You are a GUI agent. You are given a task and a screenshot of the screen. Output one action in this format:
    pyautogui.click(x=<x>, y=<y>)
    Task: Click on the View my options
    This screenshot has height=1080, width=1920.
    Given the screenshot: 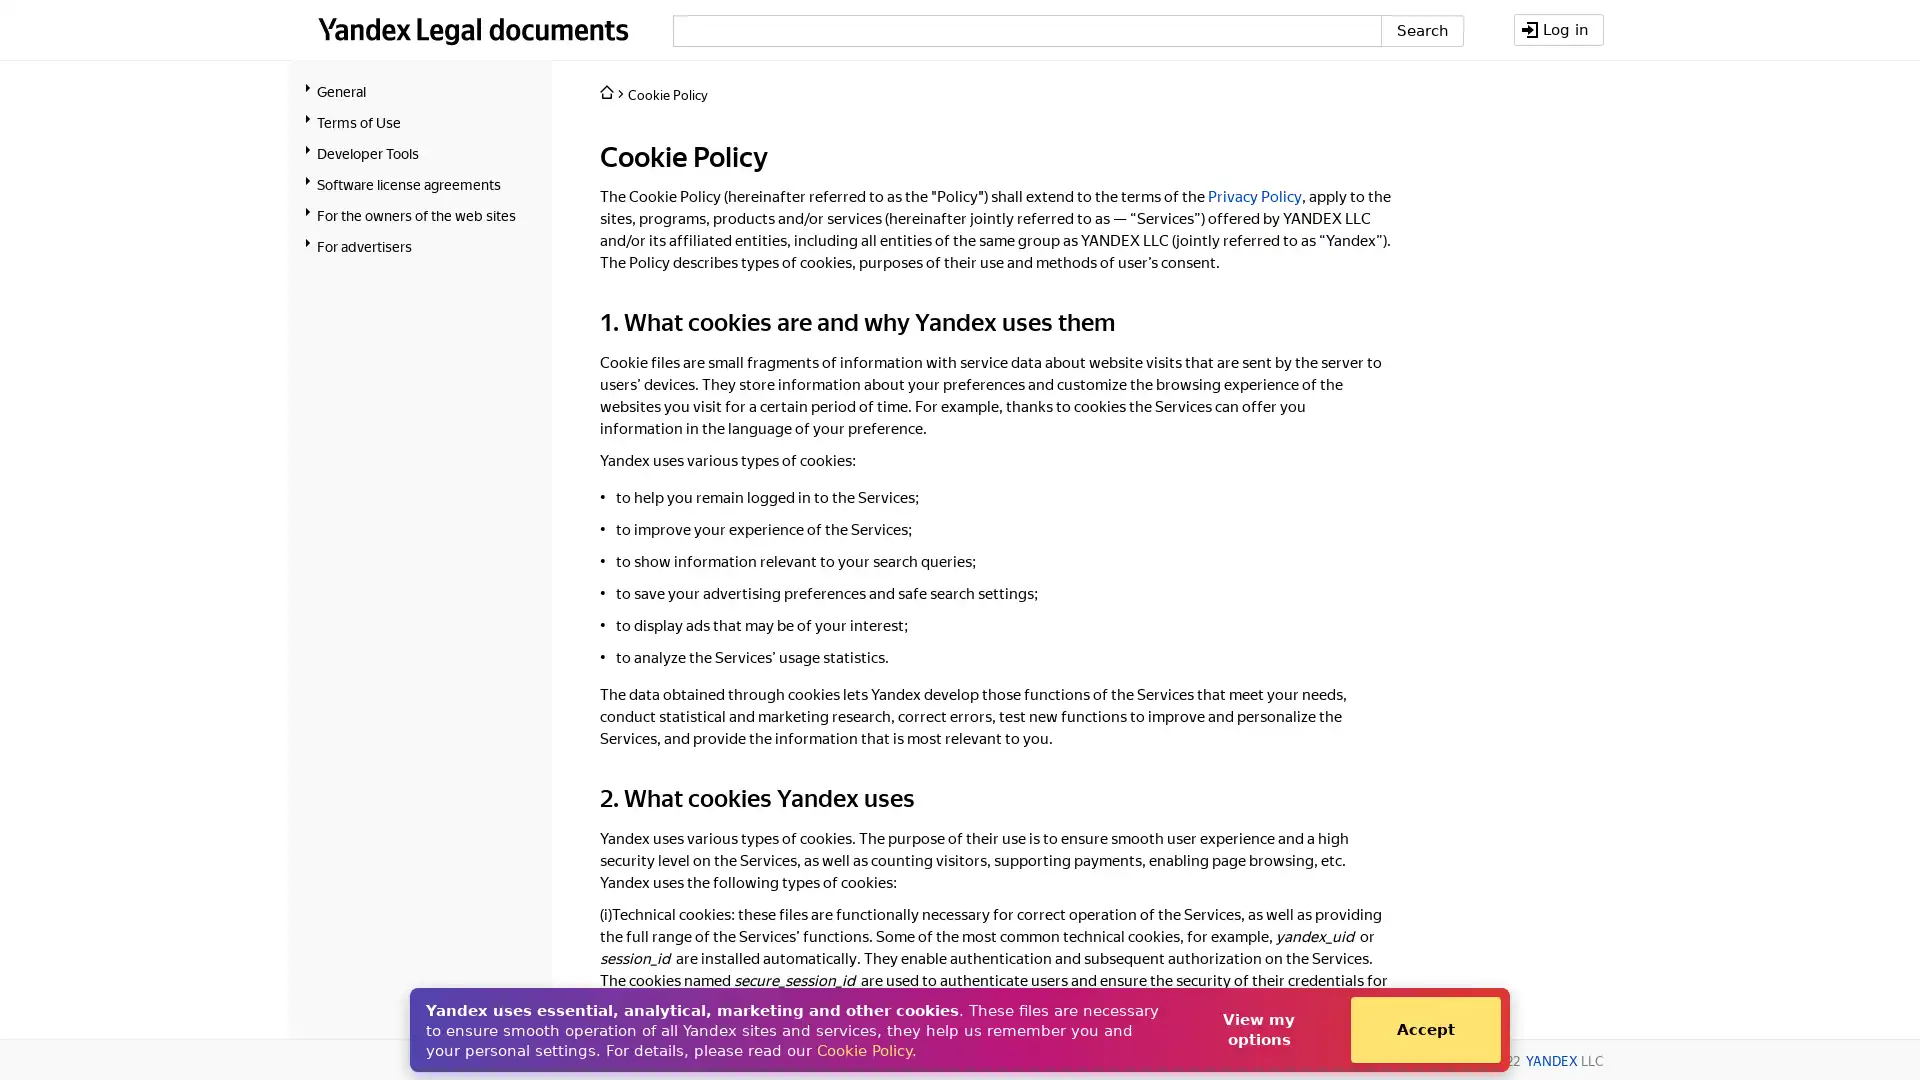 What is the action you would take?
    pyautogui.click(x=1257, y=1029)
    